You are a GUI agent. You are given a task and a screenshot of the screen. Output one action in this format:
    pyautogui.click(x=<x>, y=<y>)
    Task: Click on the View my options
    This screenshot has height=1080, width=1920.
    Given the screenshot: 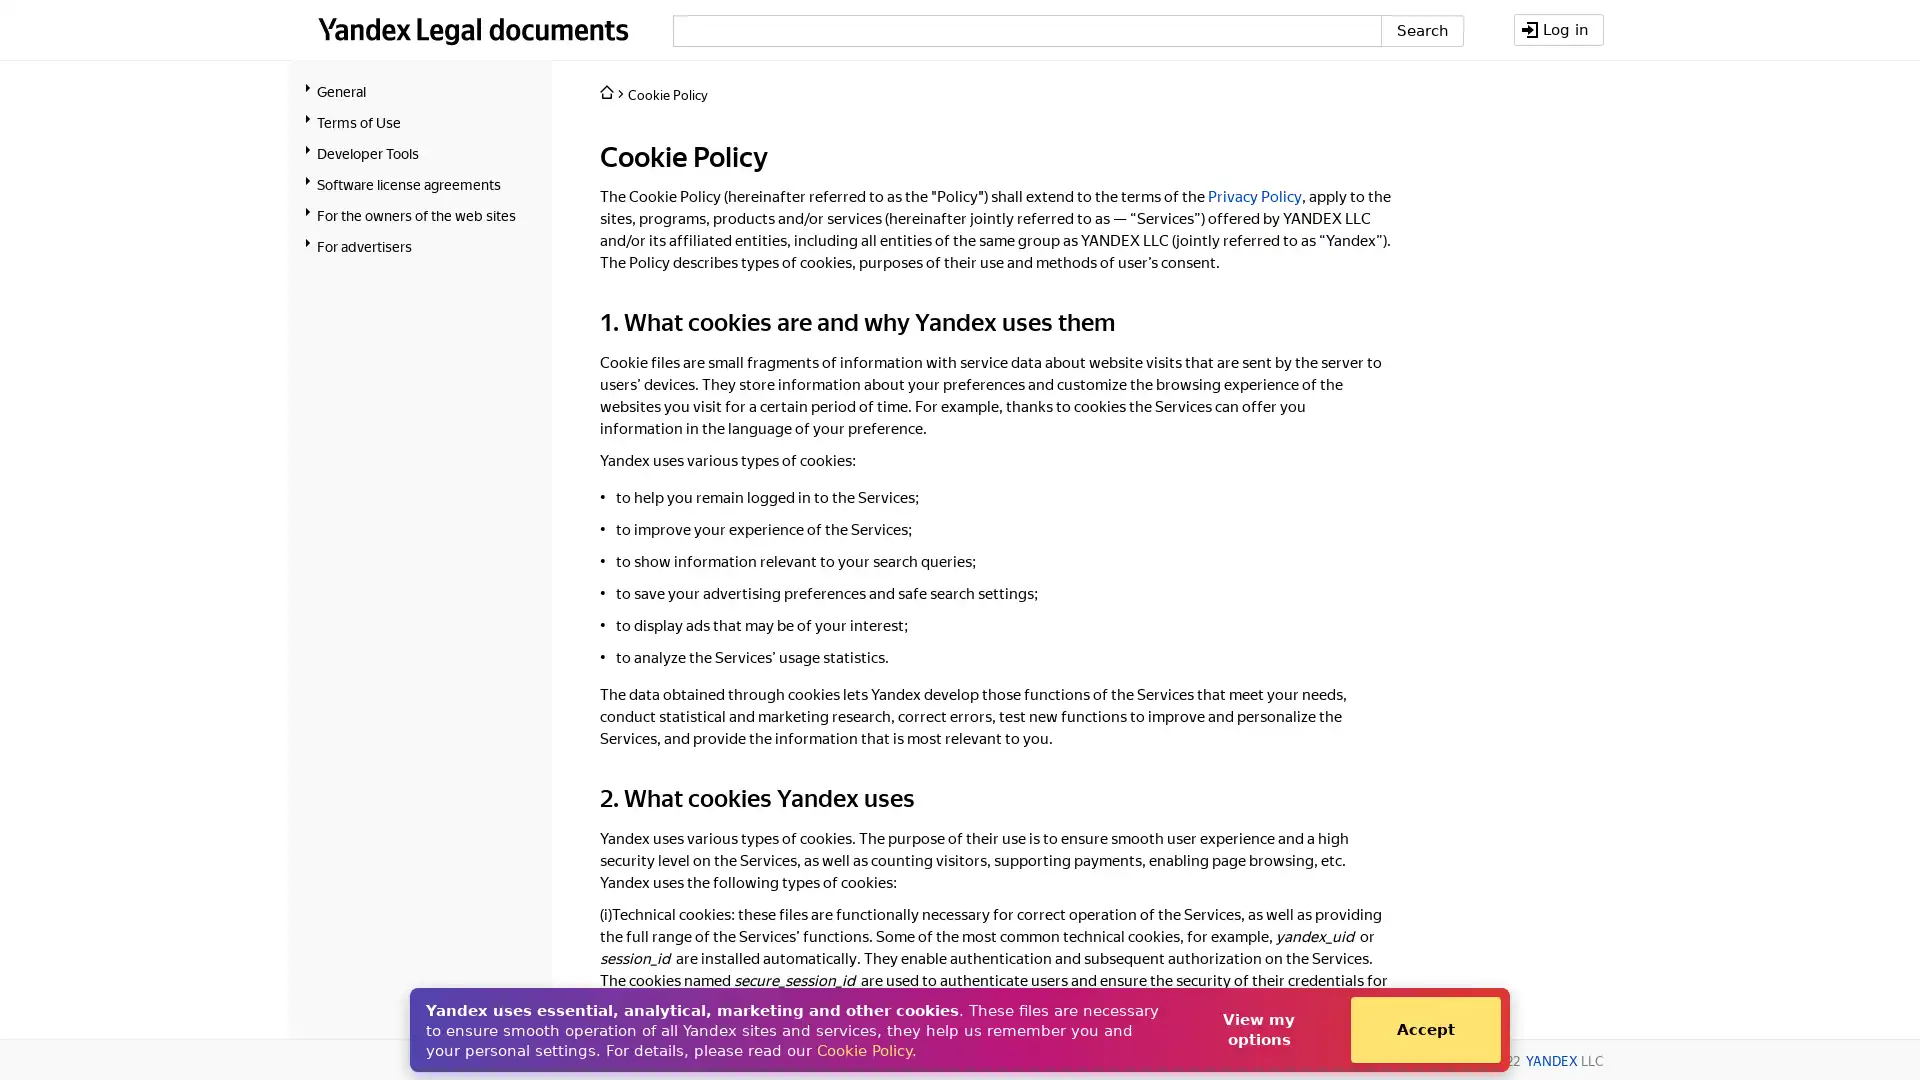 What is the action you would take?
    pyautogui.click(x=1257, y=1029)
    